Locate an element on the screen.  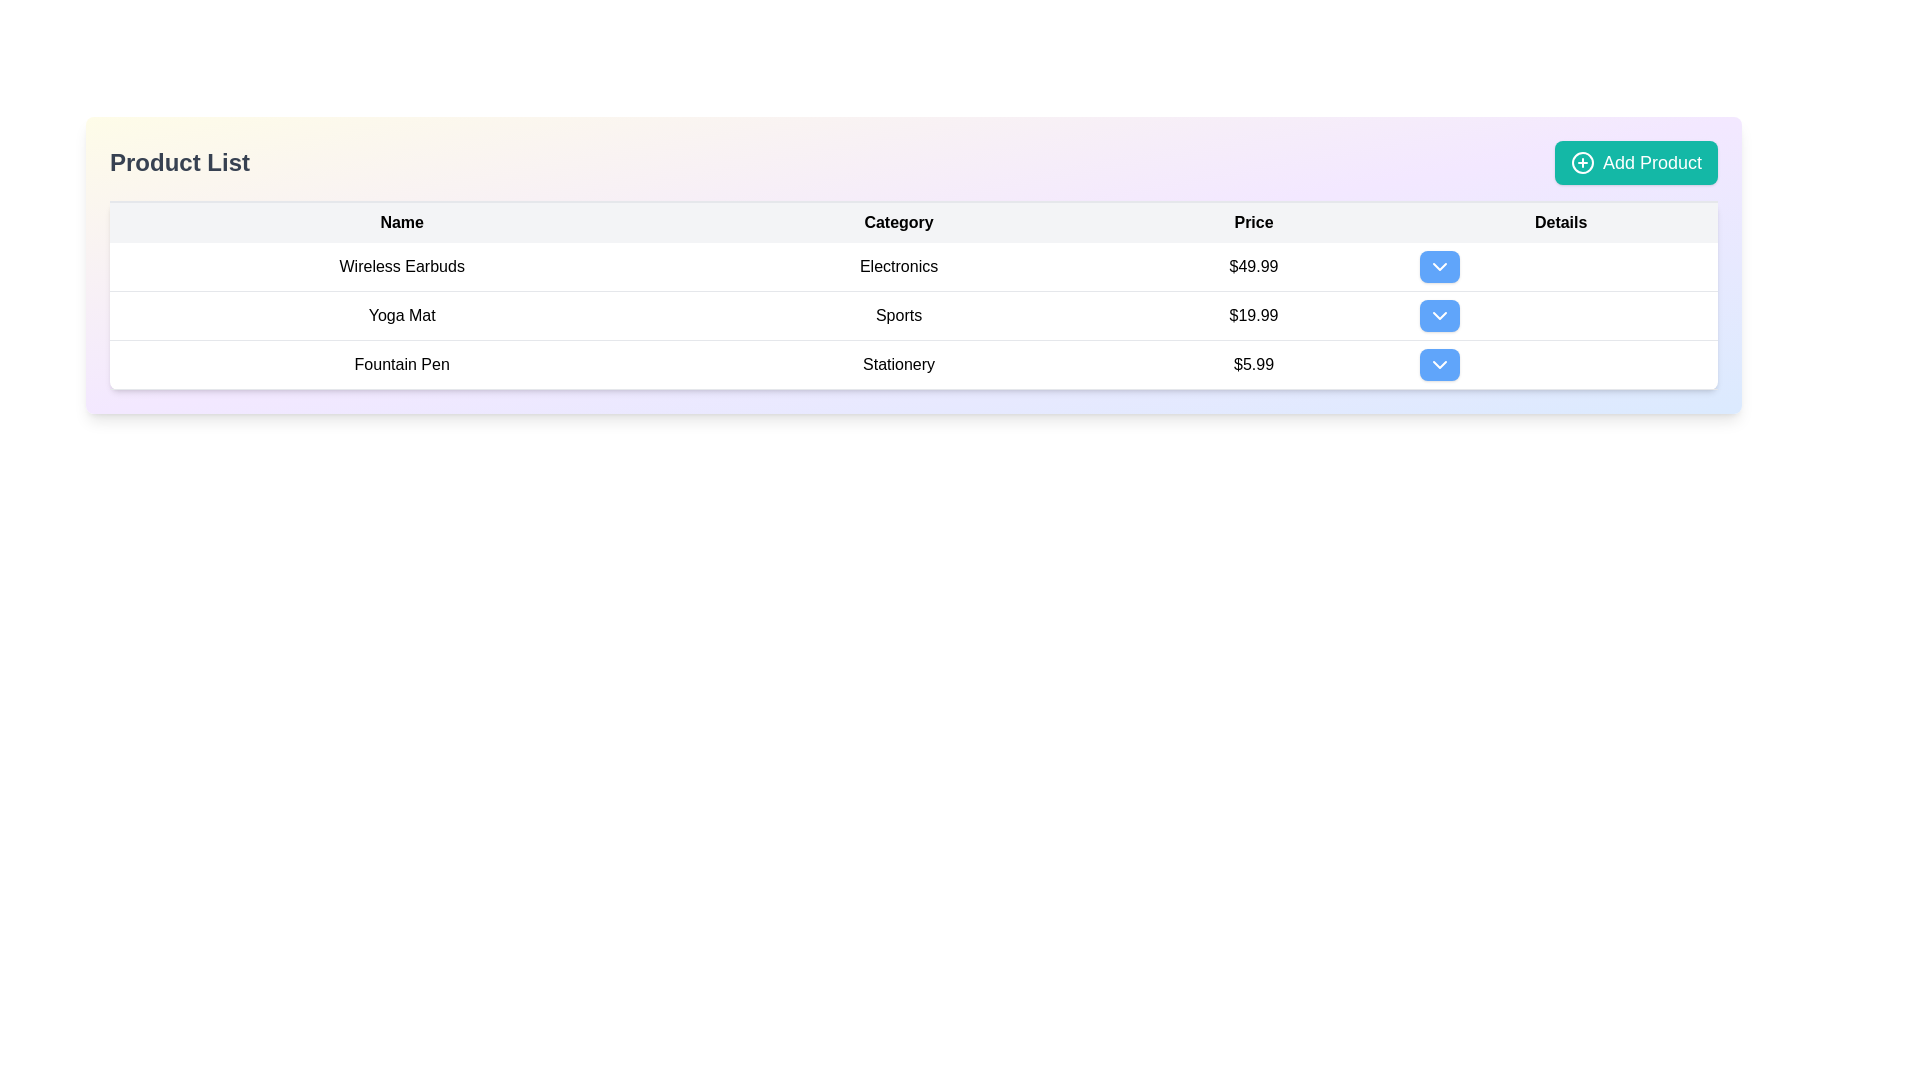
the table cell containing the text 'Stationery' in the 'Category' column of the last row in the data table is located at coordinates (898, 365).